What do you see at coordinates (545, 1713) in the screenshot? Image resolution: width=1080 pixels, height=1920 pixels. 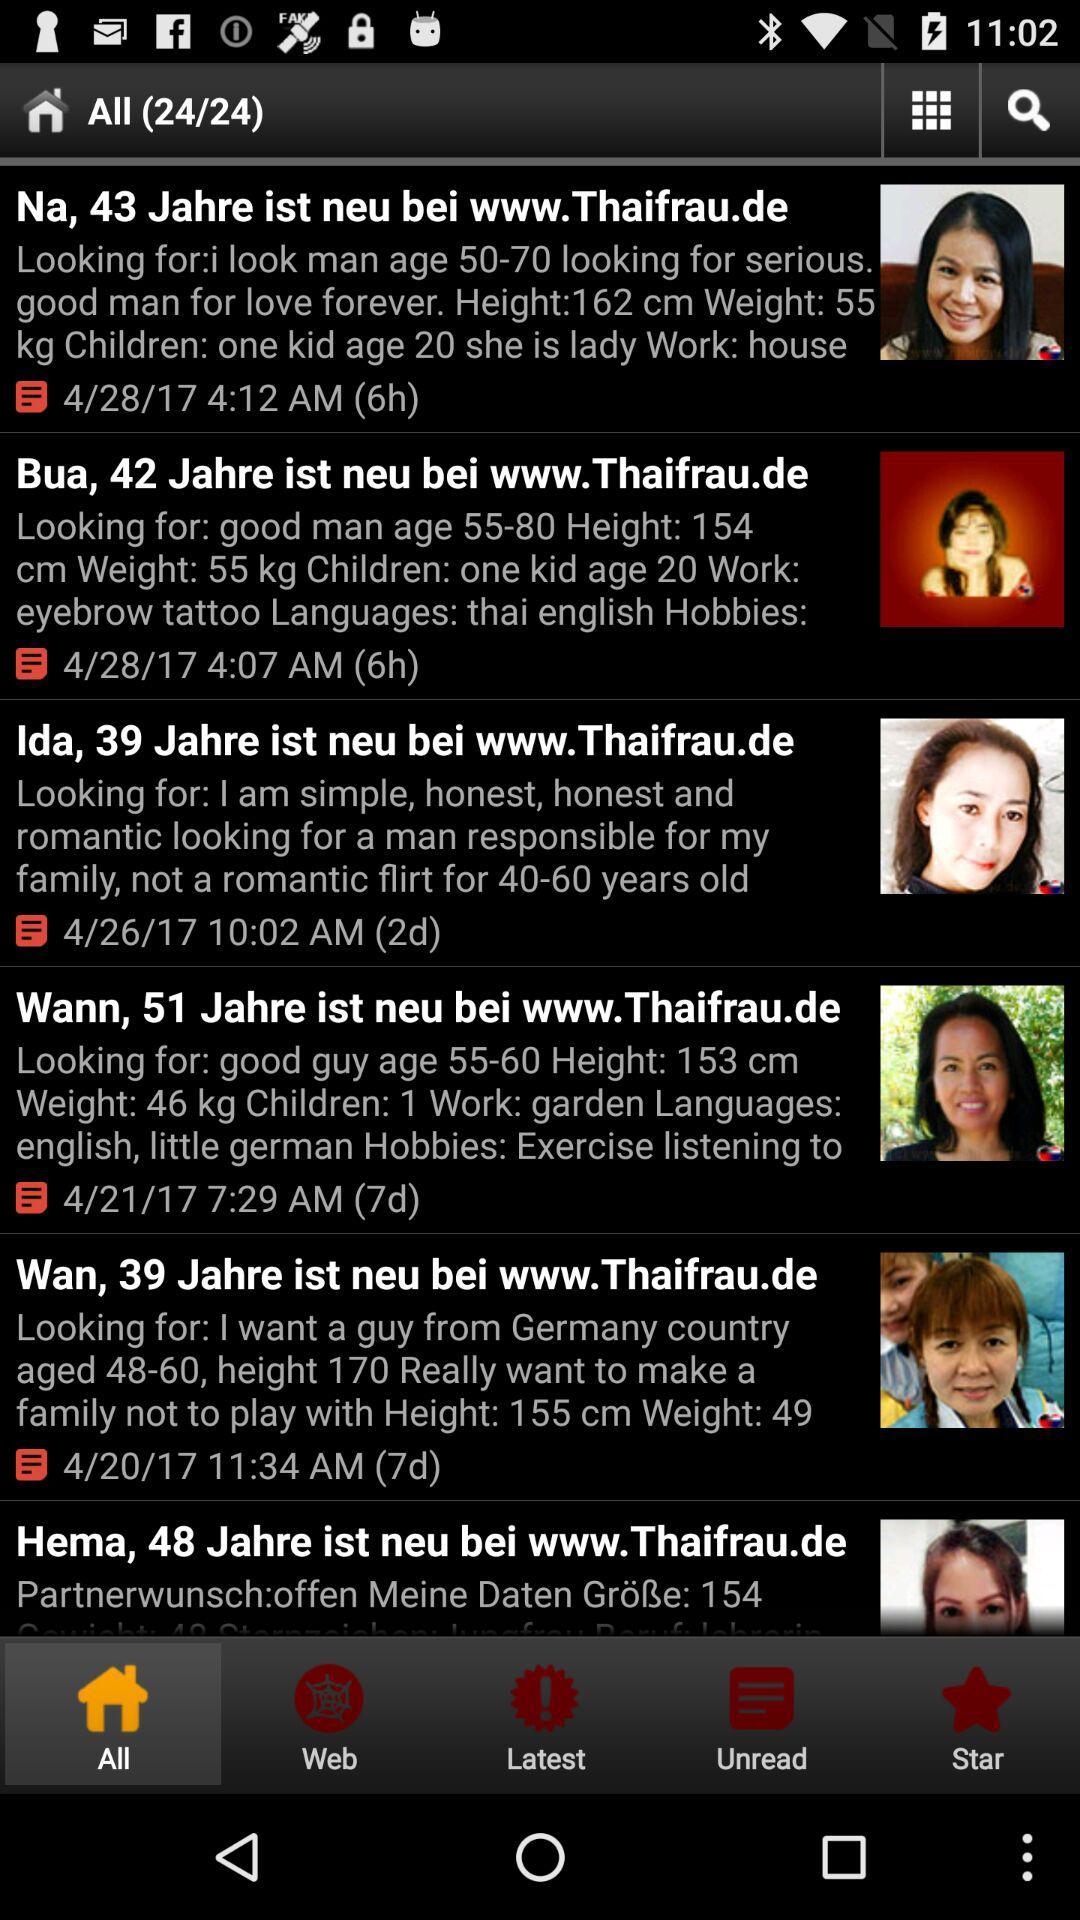 I see `latest` at bounding box center [545, 1713].